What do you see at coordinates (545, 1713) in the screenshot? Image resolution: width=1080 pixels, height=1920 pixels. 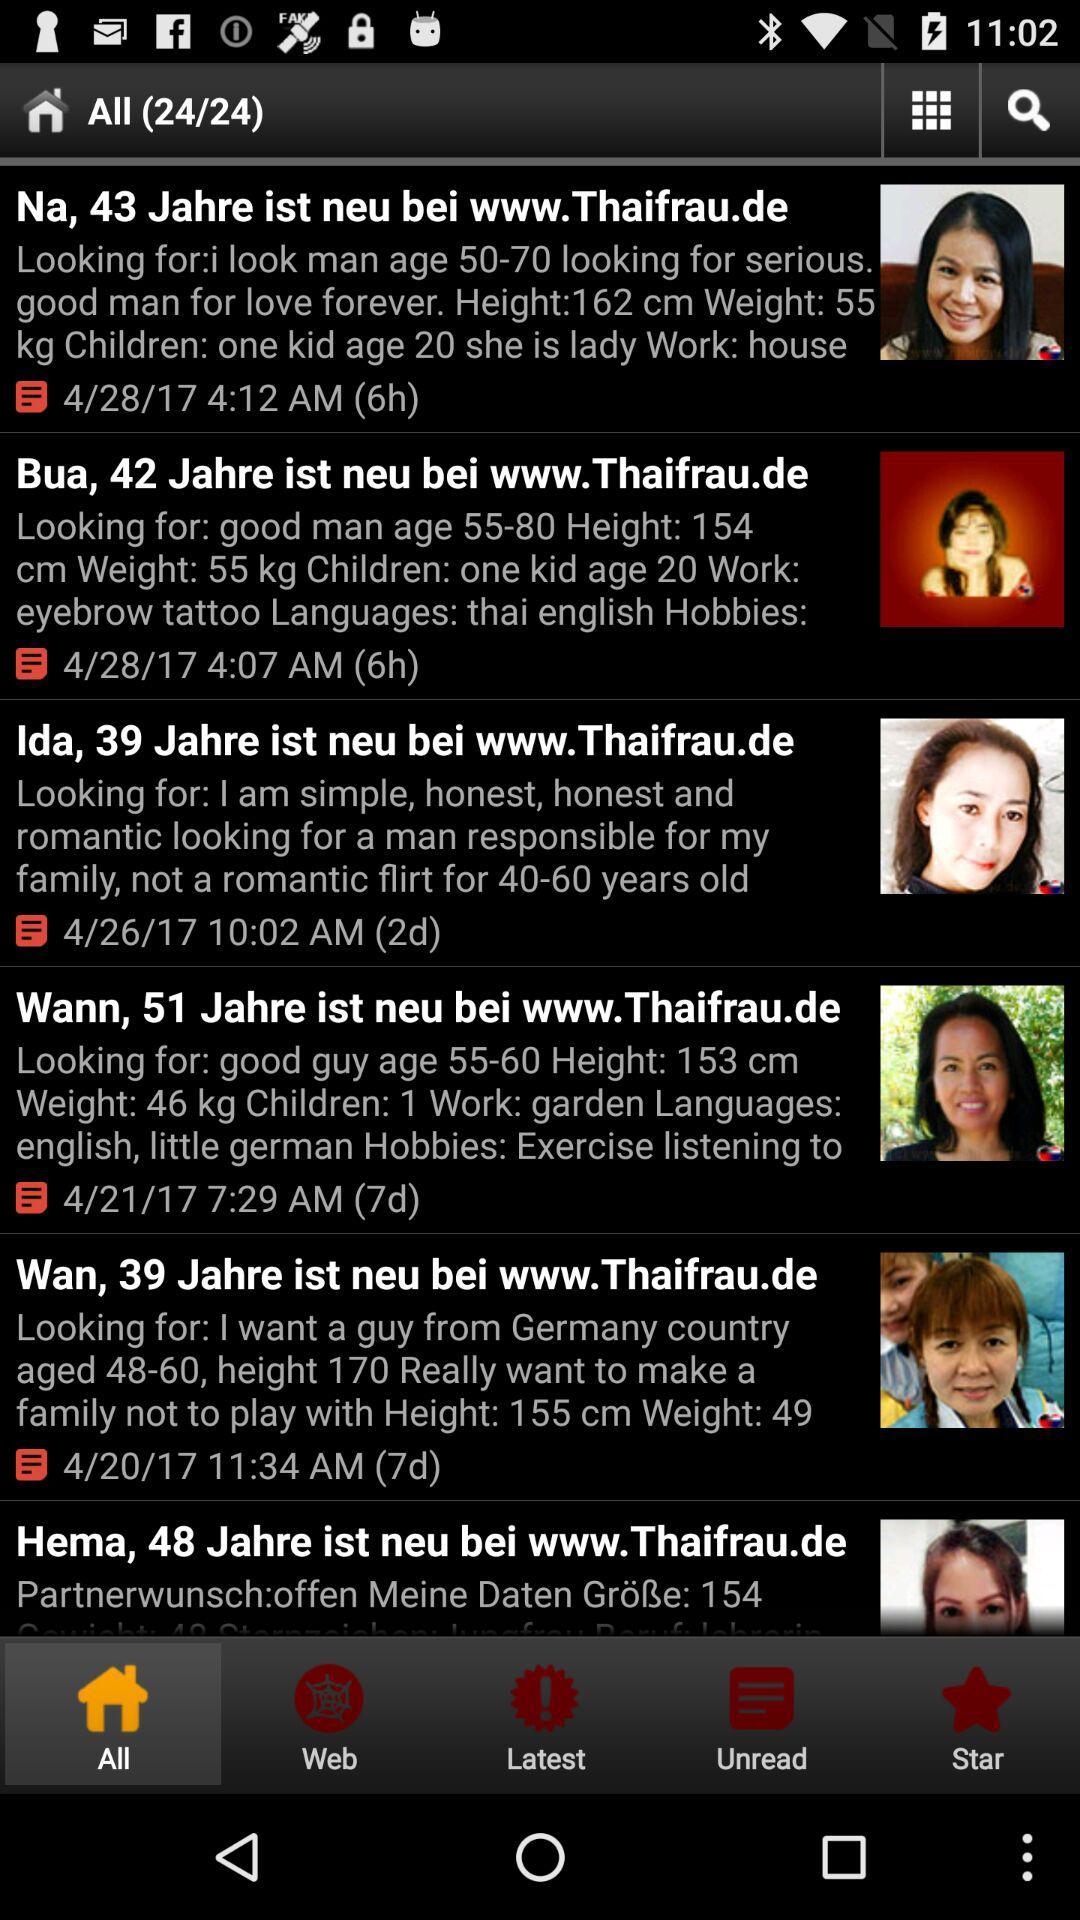 I see `latest` at bounding box center [545, 1713].